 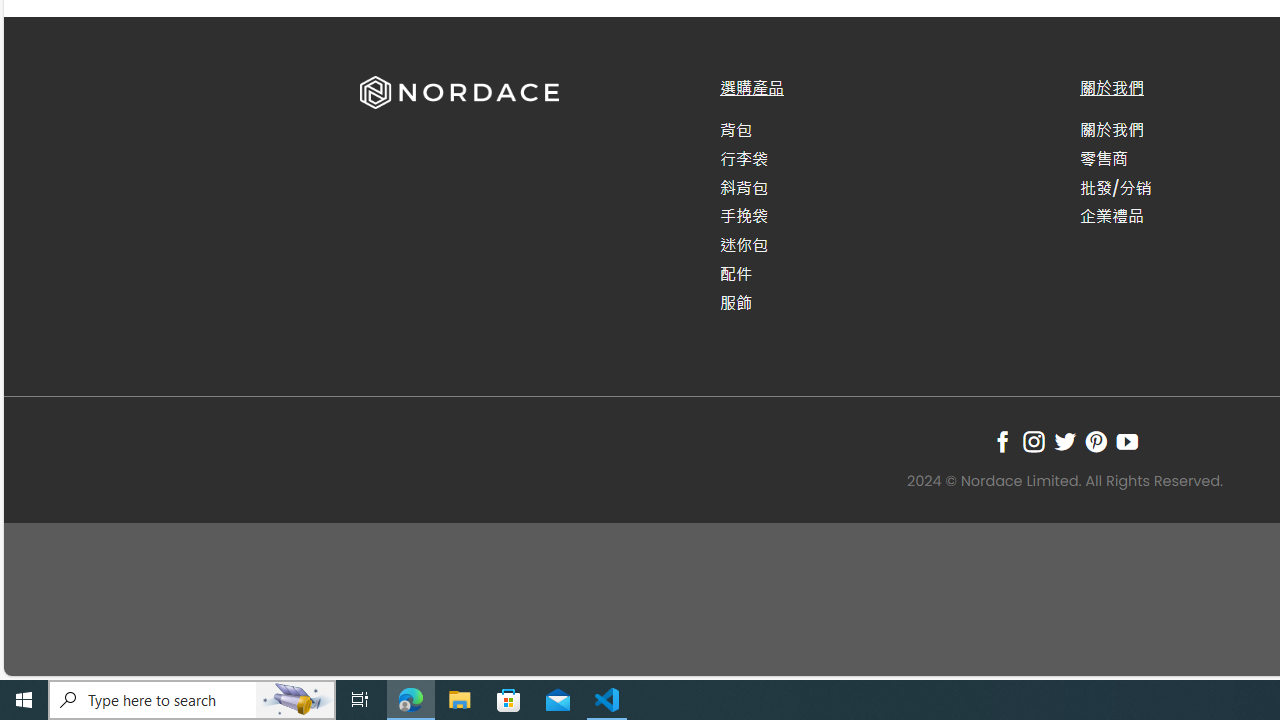 What do you see at coordinates (1095, 440) in the screenshot?
I see `'Follow on Pinterest'` at bounding box center [1095, 440].